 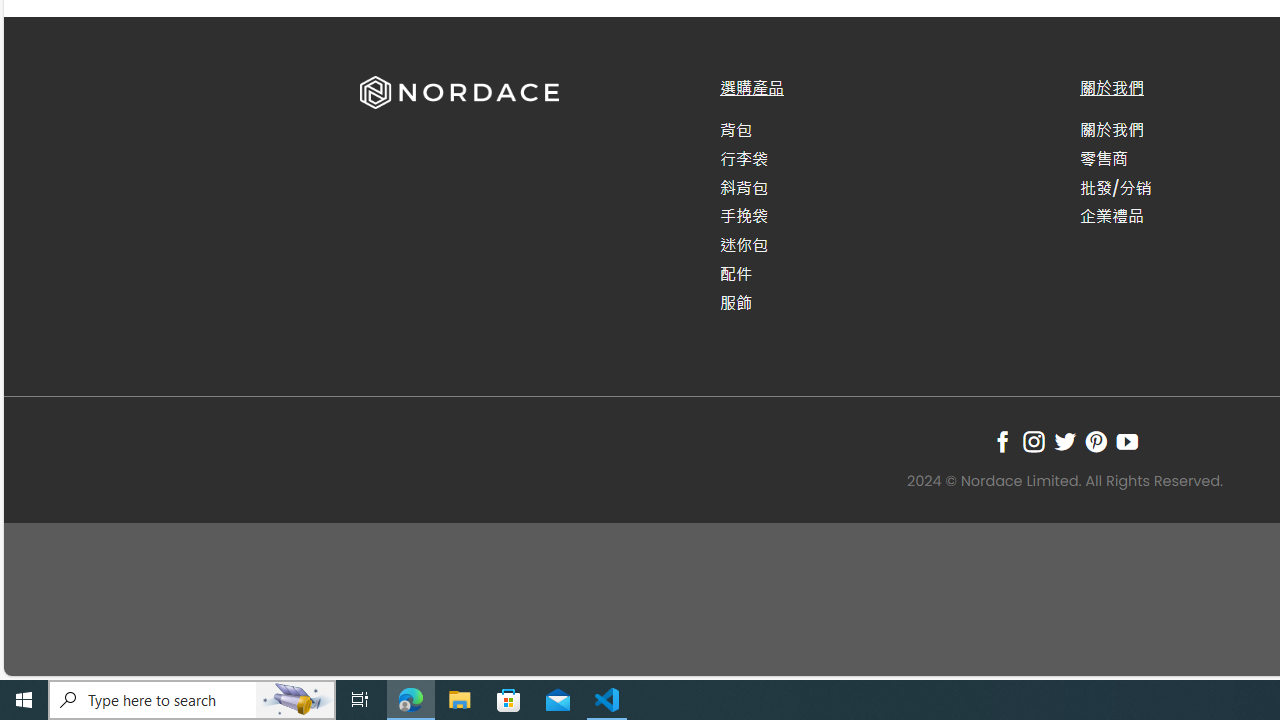 What do you see at coordinates (1095, 440) in the screenshot?
I see `'Follow on Pinterest'` at bounding box center [1095, 440].